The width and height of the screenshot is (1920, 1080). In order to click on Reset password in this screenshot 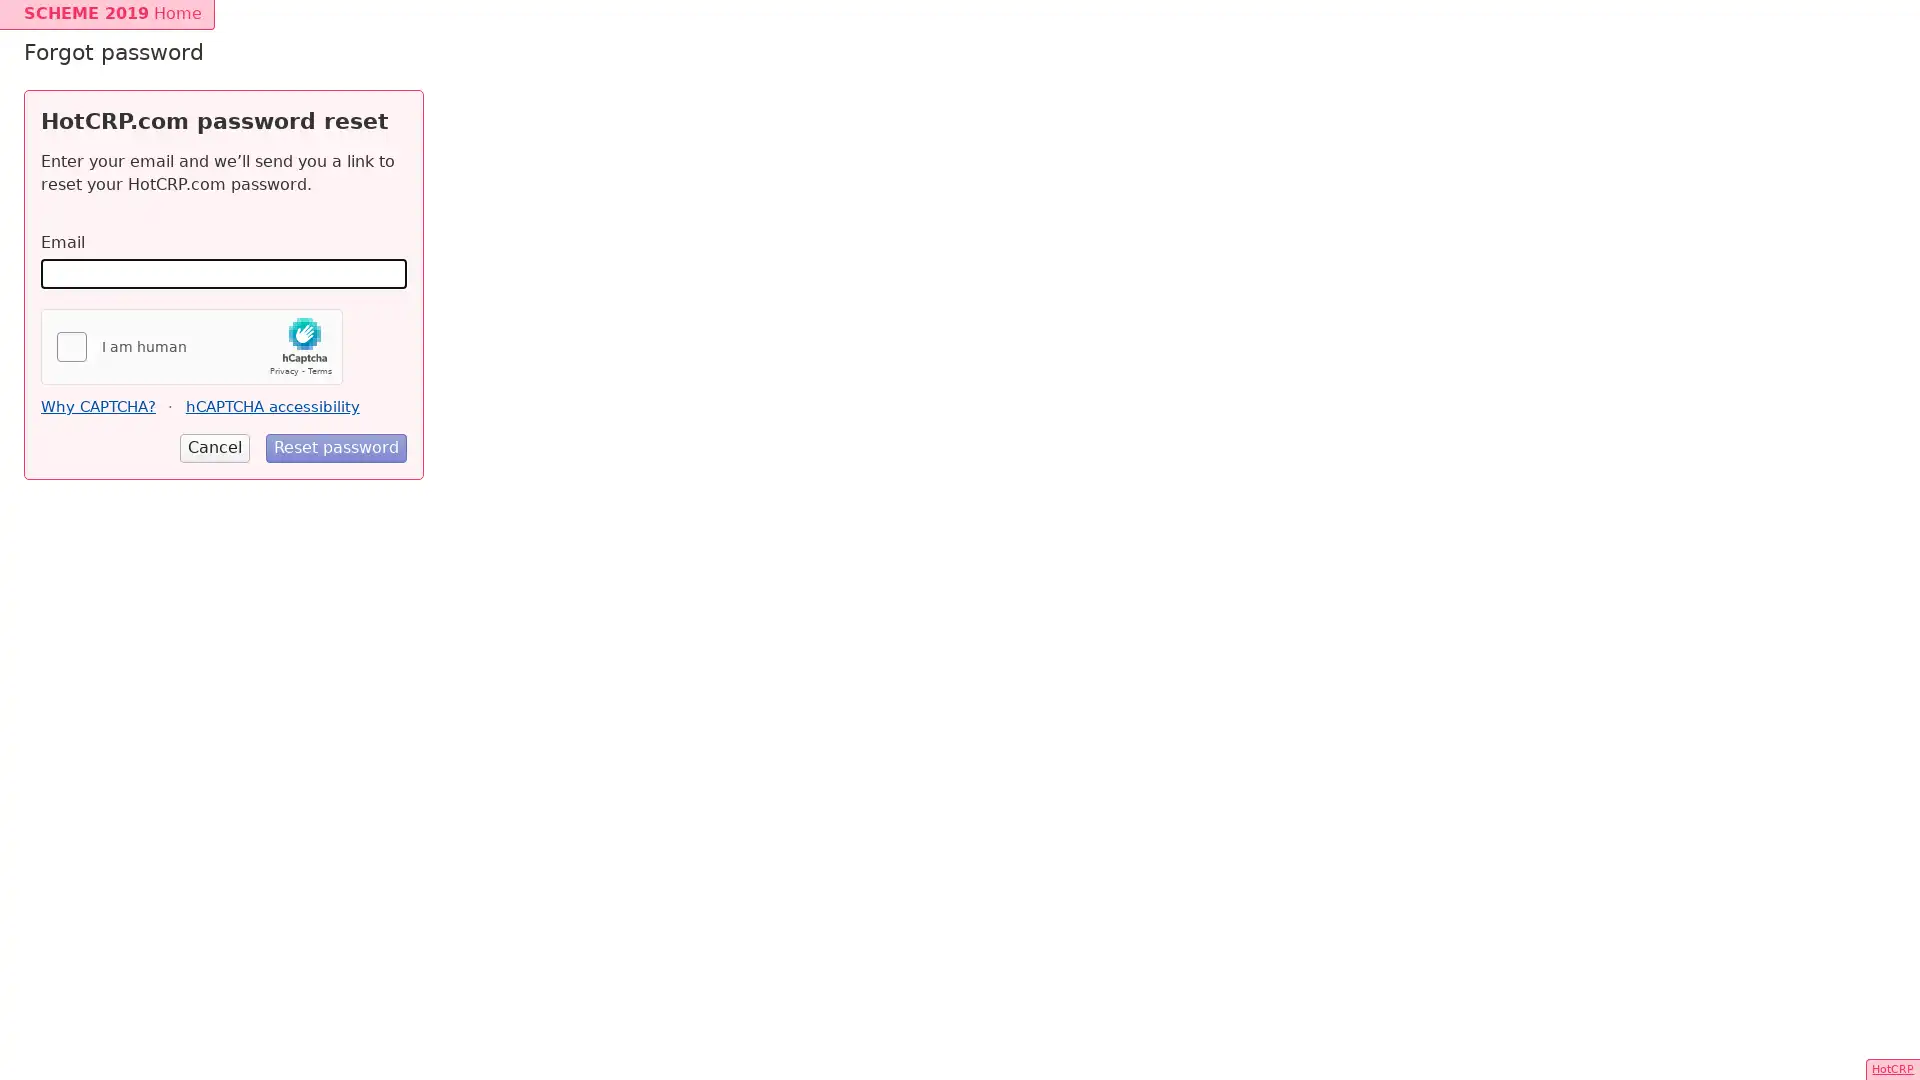, I will do `click(336, 446)`.